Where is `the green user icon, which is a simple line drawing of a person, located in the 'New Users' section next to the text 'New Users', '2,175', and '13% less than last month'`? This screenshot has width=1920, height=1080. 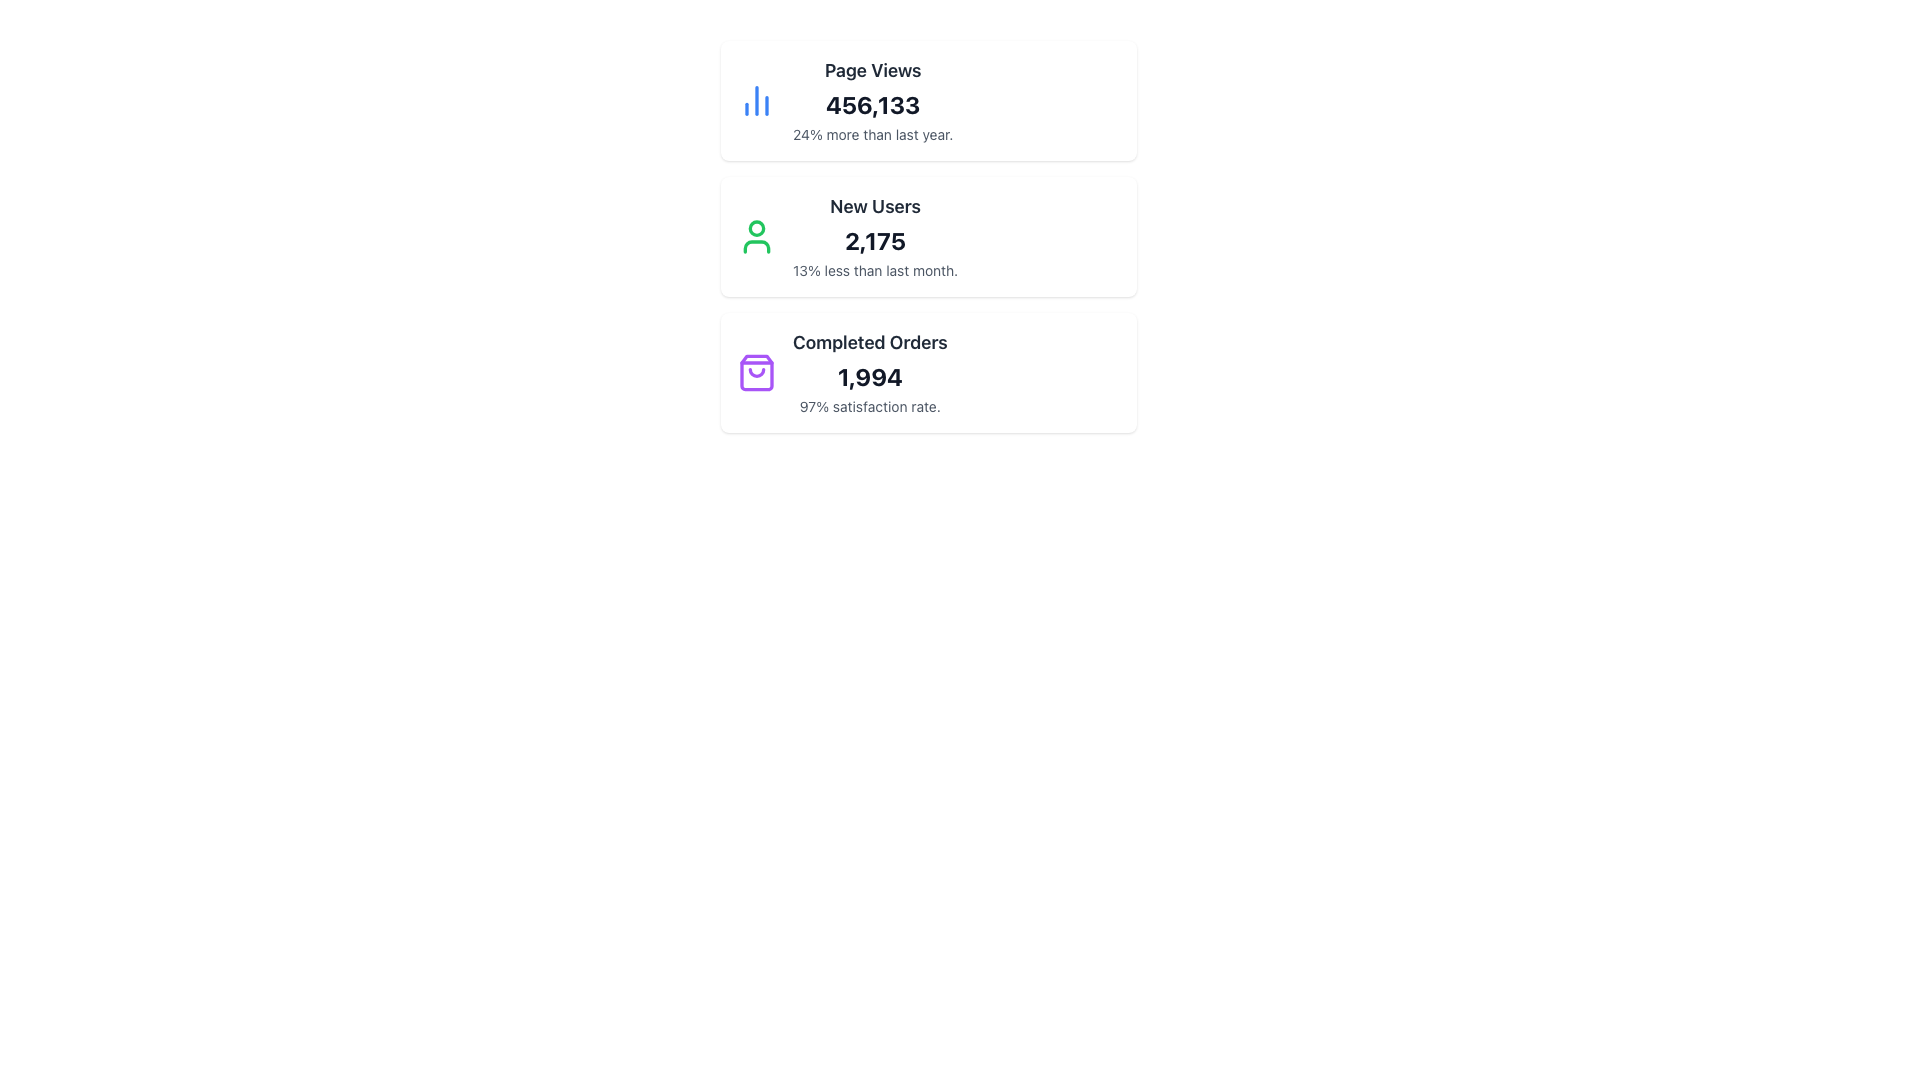 the green user icon, which is a simple line drawing of a person, located in the 'New Users' section next to the text 'New Users', '2,175', and '13% less than last month' is located at coordinates (756, 235).